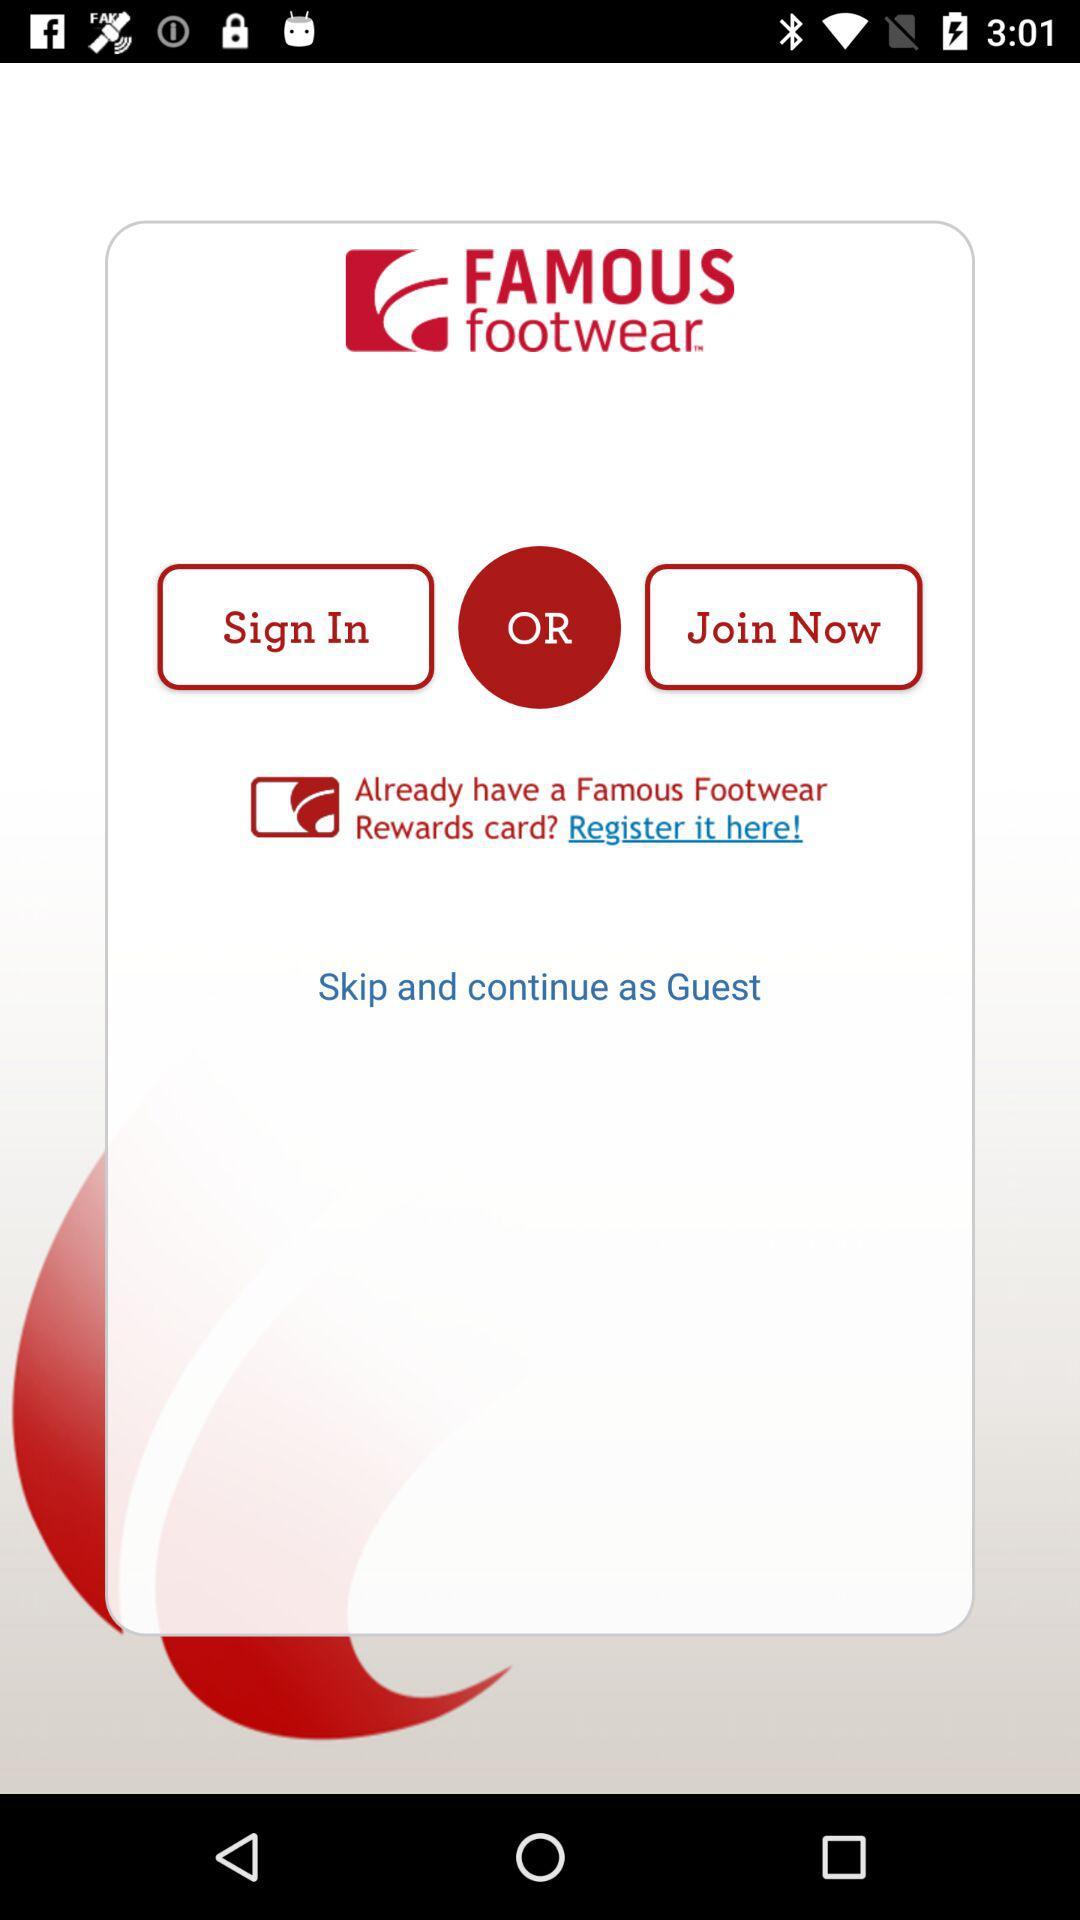 The height and width of the screenshot is (1920, 1080). What do you see at coordinates (295, 626) in the screenshot?
I see `the item next to the or icon` at bounding box center [295, 626].